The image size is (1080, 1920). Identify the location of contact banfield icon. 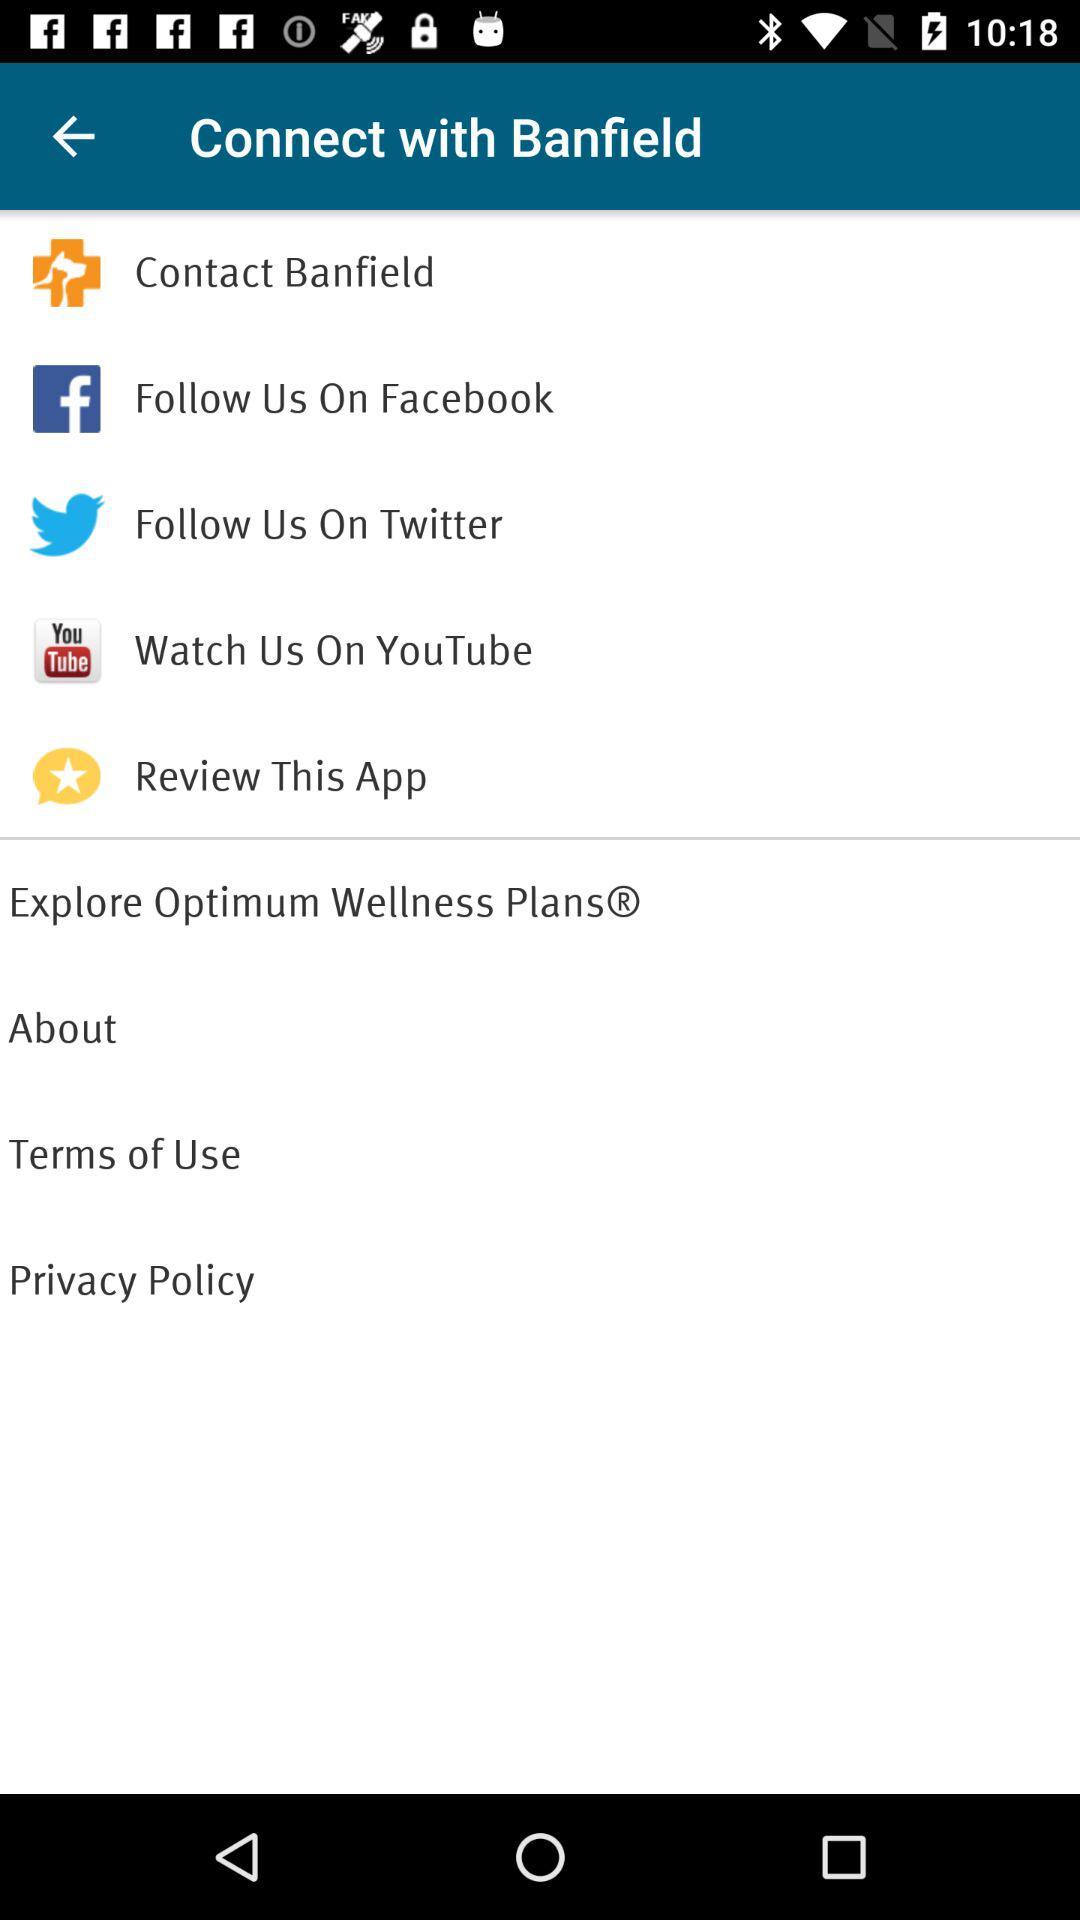
(601, 272).